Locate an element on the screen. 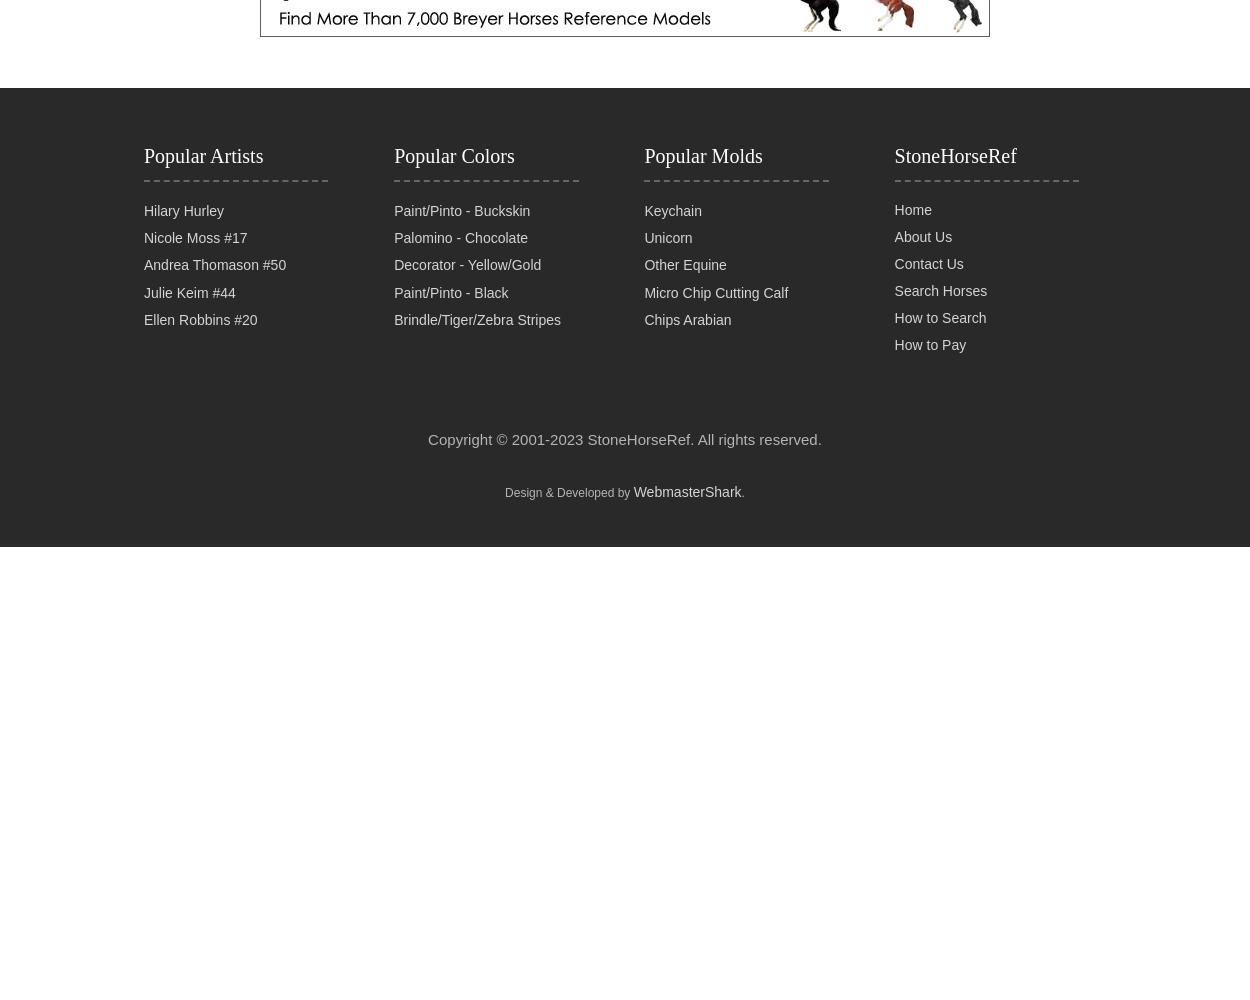 This screenshot has width=1250, height=1000. 'Micro Chip Cutting Calf' is located at coordinates (715, 292).